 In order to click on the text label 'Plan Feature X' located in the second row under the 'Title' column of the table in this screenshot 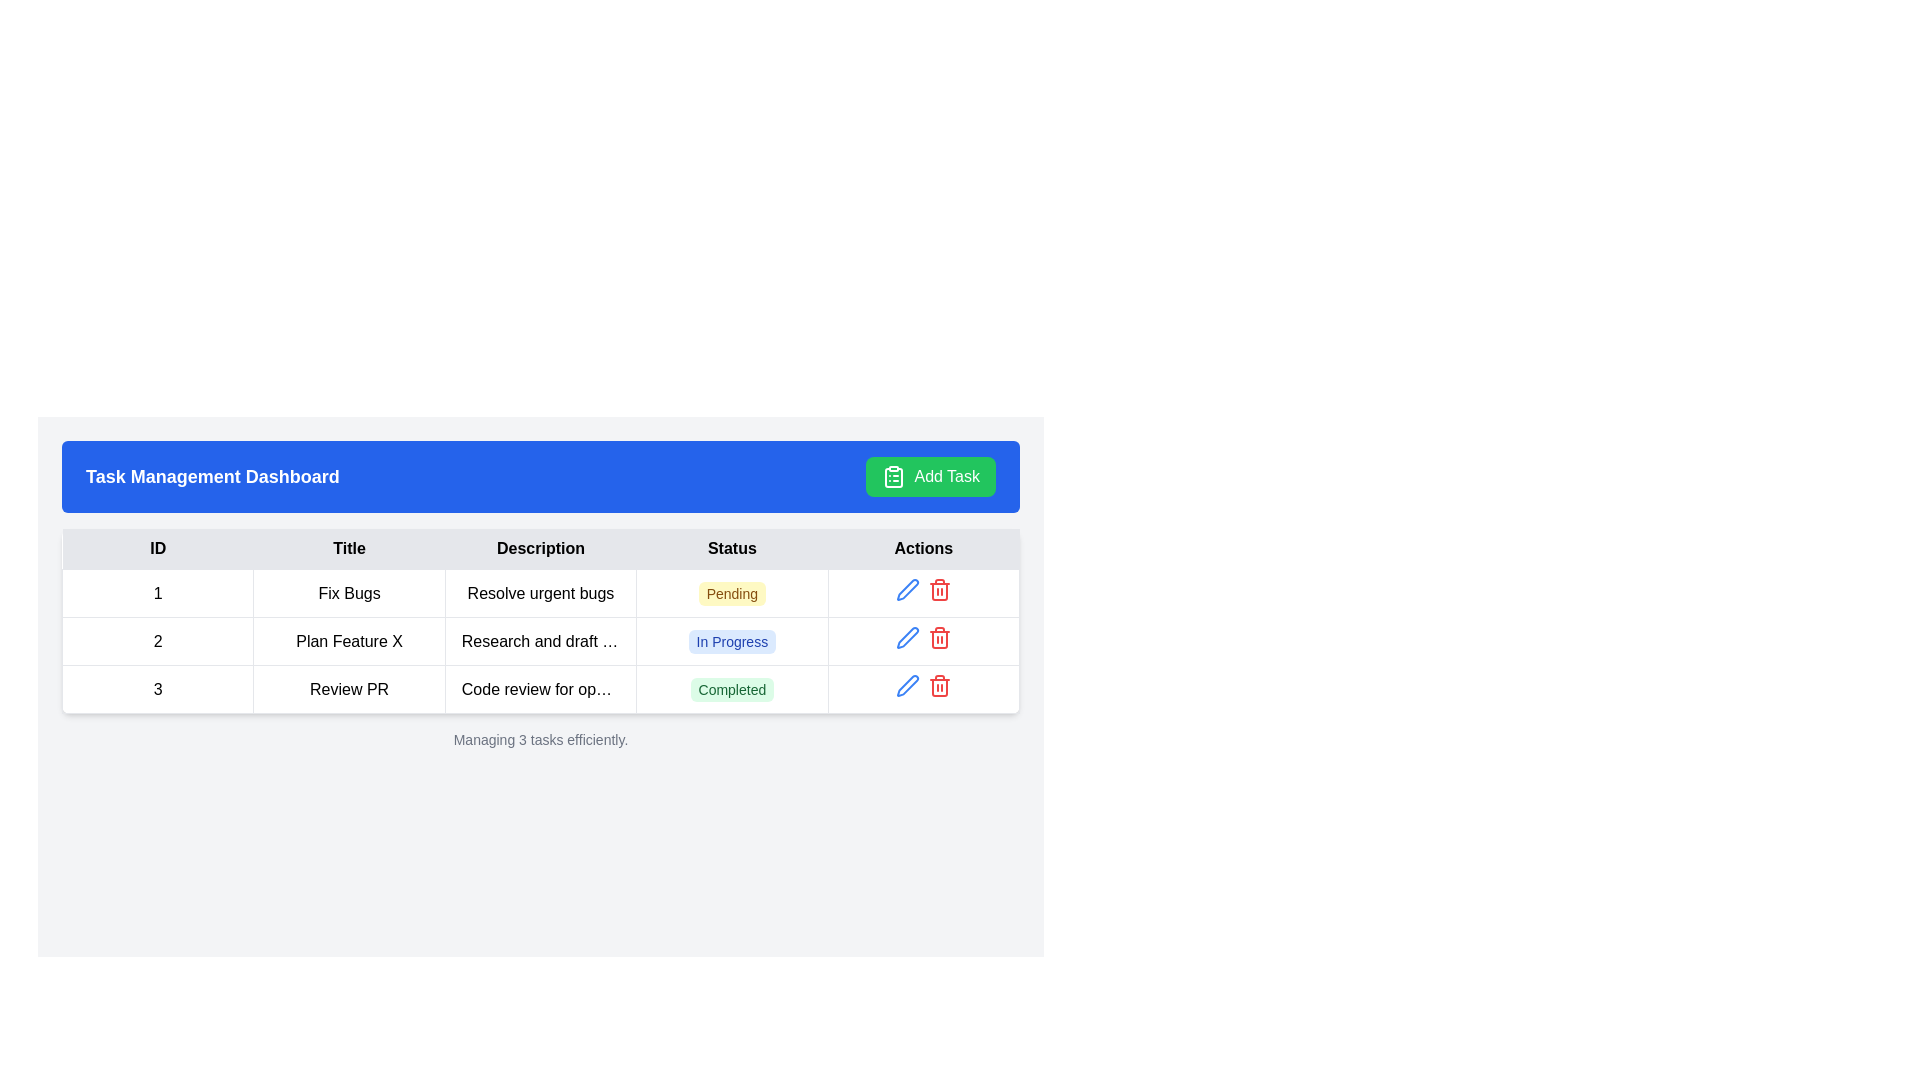, I will do `click(349, 641)`.